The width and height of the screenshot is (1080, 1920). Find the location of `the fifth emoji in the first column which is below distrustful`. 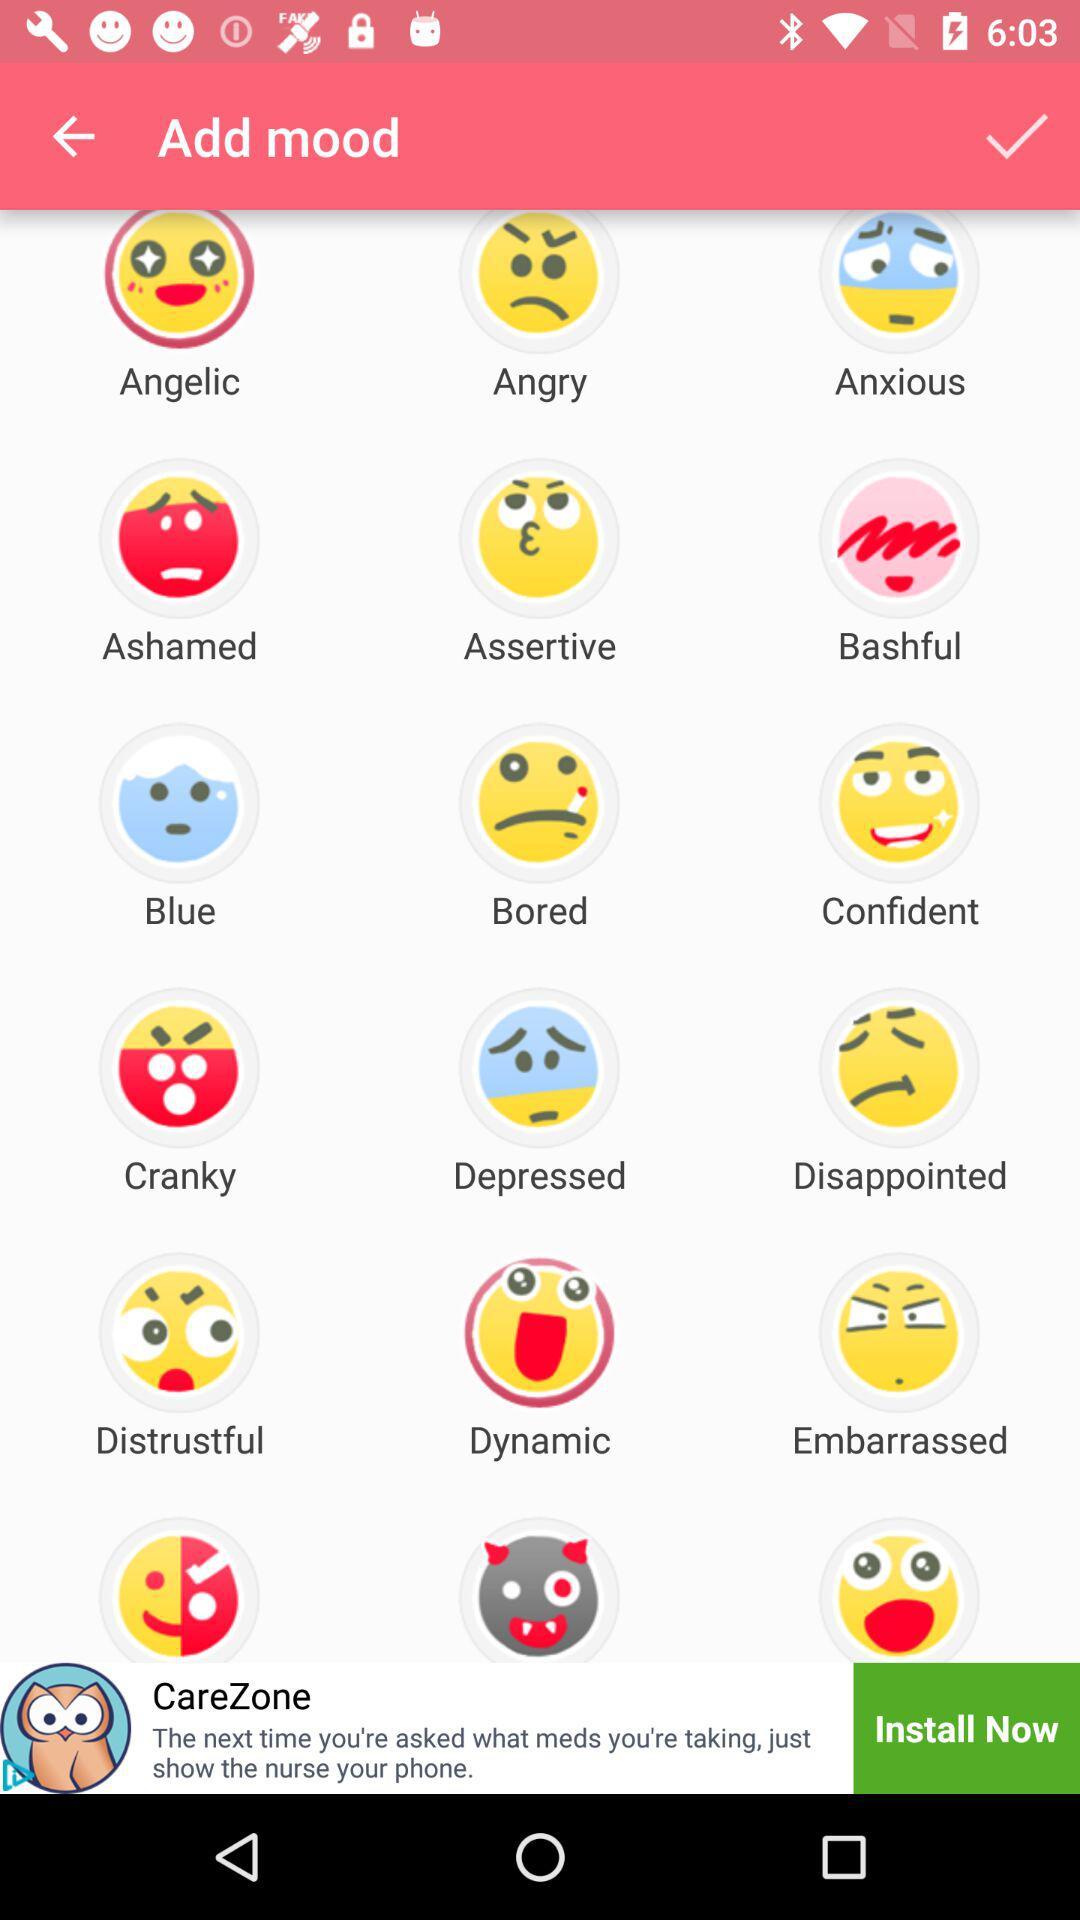

the fifth emoji in the first column which is below distrustful is located at coordinates (178, 1588).